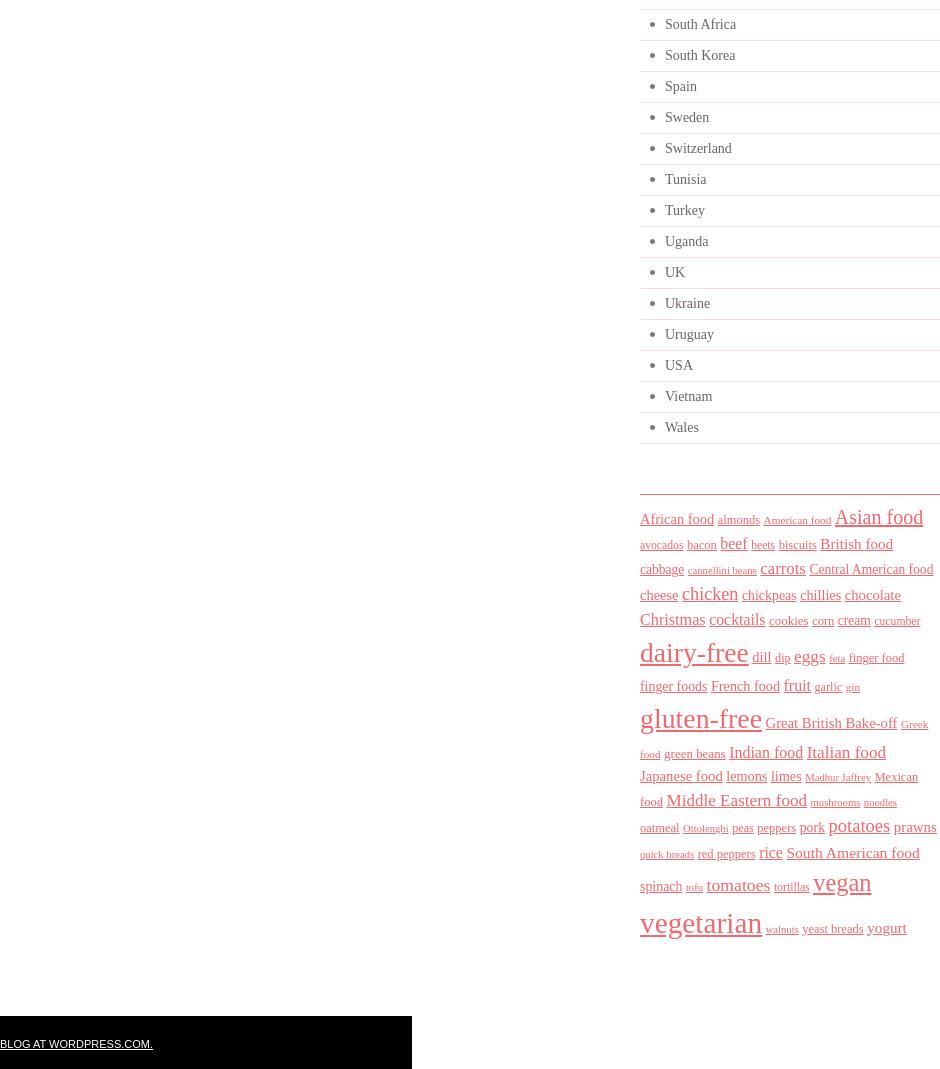 The height and width of the screenshot is (1069, 940). Describe the element at coordinates (709, 684) in the screenshot. I see `'French food'` at that location.